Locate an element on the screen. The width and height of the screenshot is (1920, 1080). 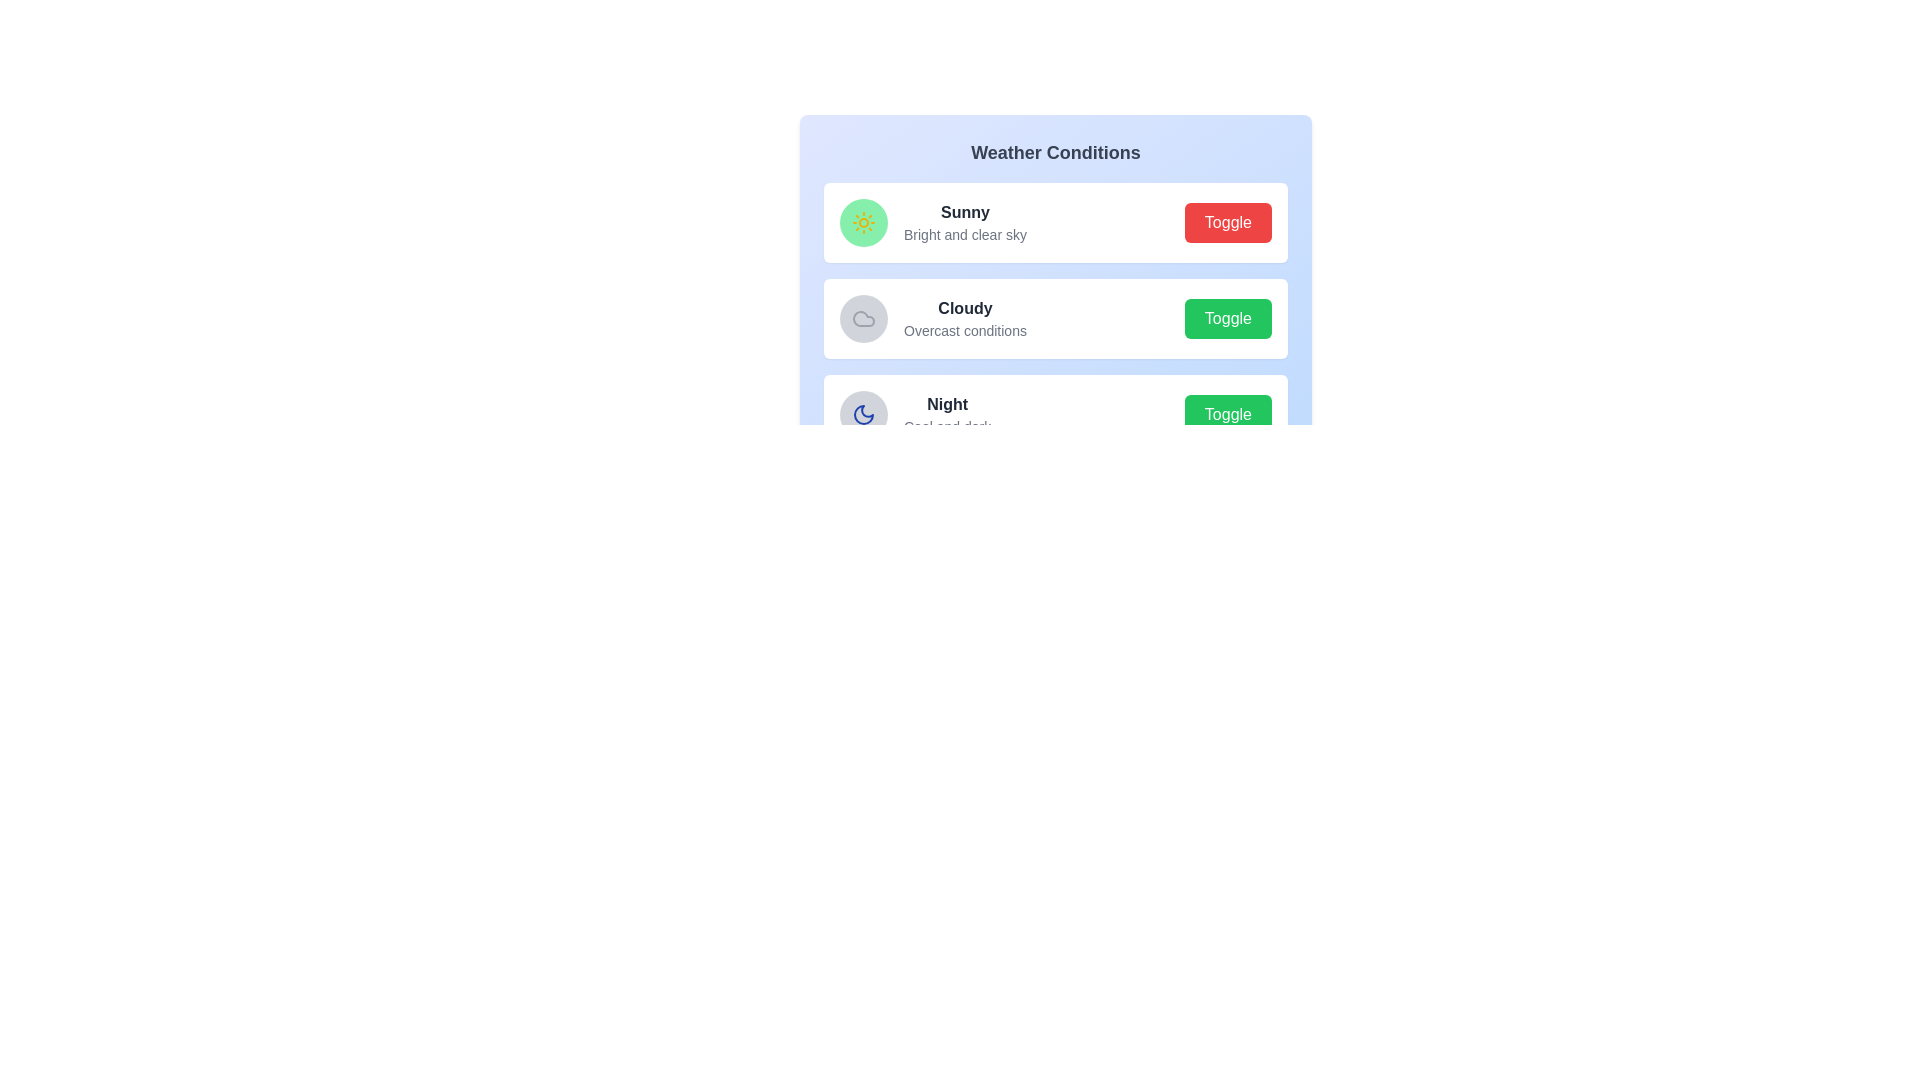
the icon representation of the weather state Sunny is located at coordinates (864, 223).